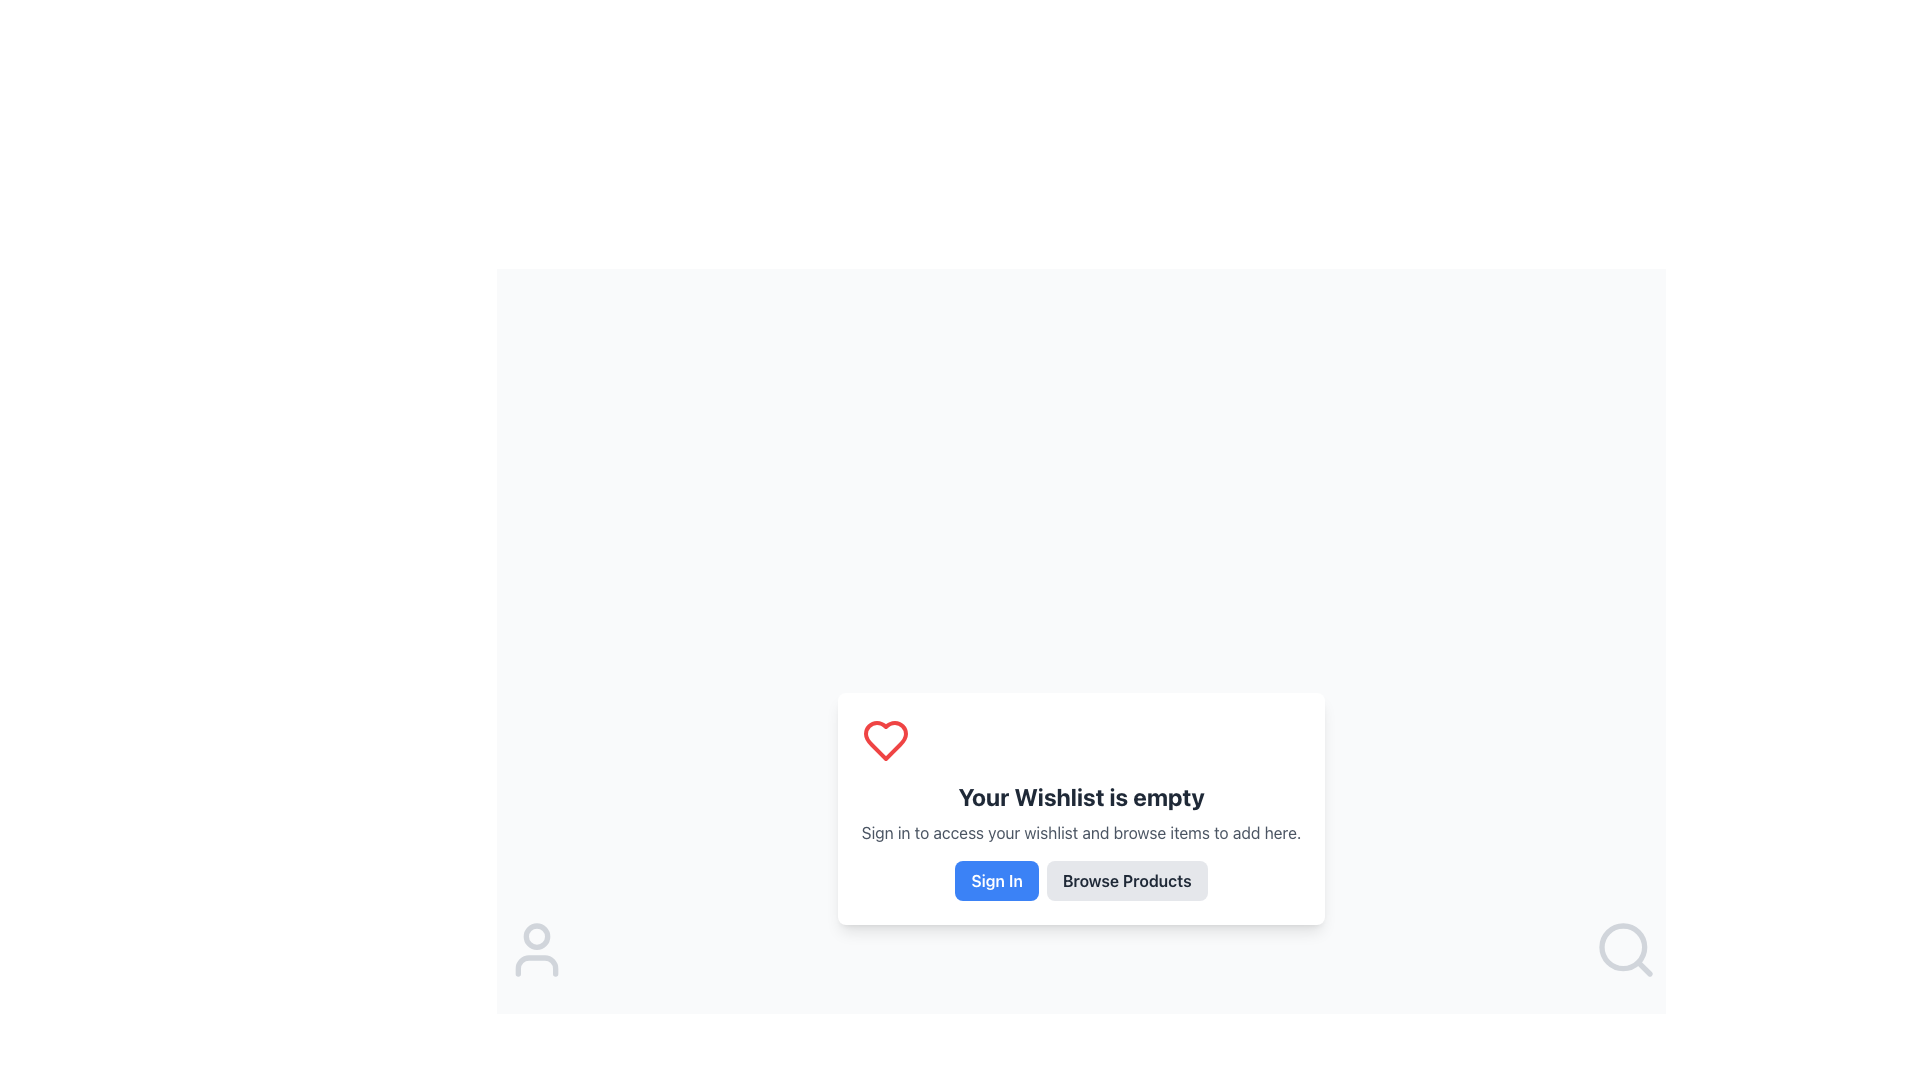 This screenshot has width=1920, height=1080. What do you see at coordinates (997, 879) in the screenshot?
I see `the leftmost button on the bottom center of the card element to initiate the sign-in process` at bounding box center [997, 879].